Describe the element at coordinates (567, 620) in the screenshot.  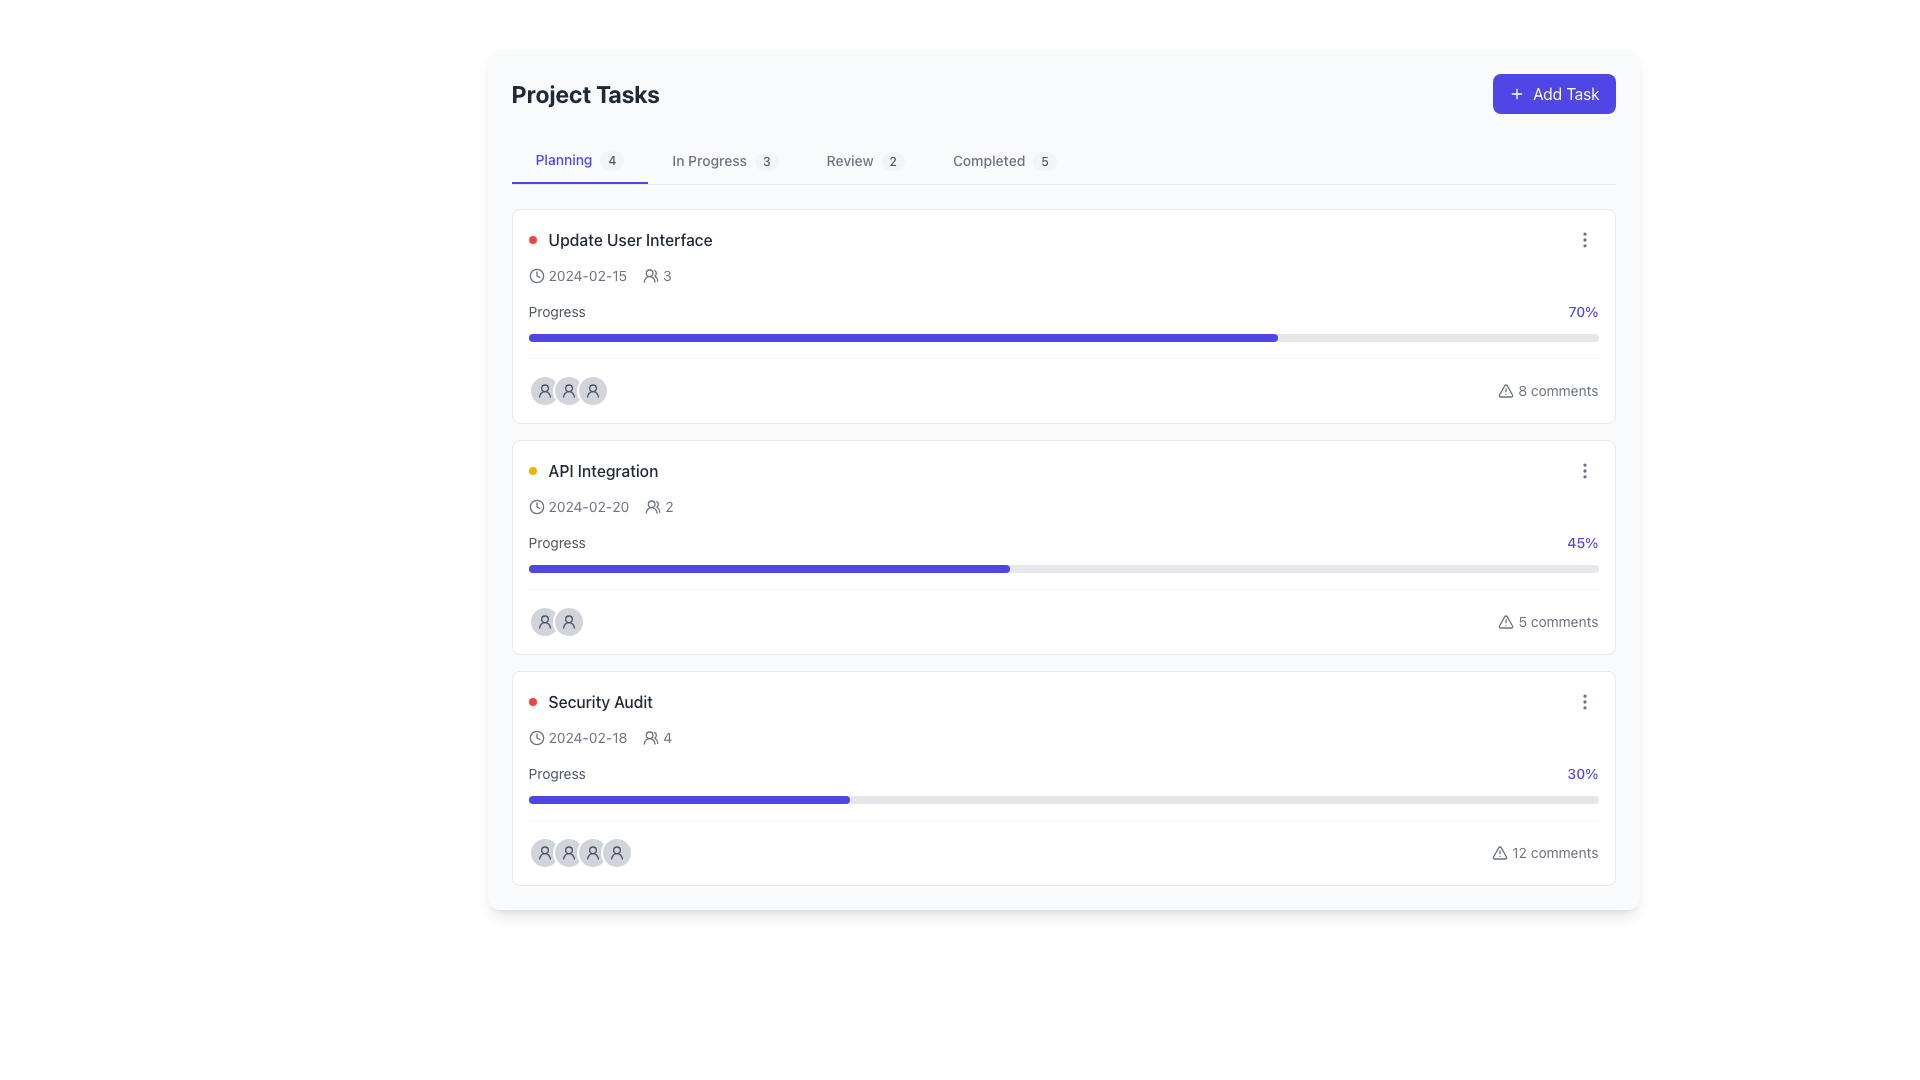
I see `the User Avatar Icon located in the middle of the stacked task cards, specifically the second circular icon under the 'Progress' label of the 'API Integration' task card` at that location.